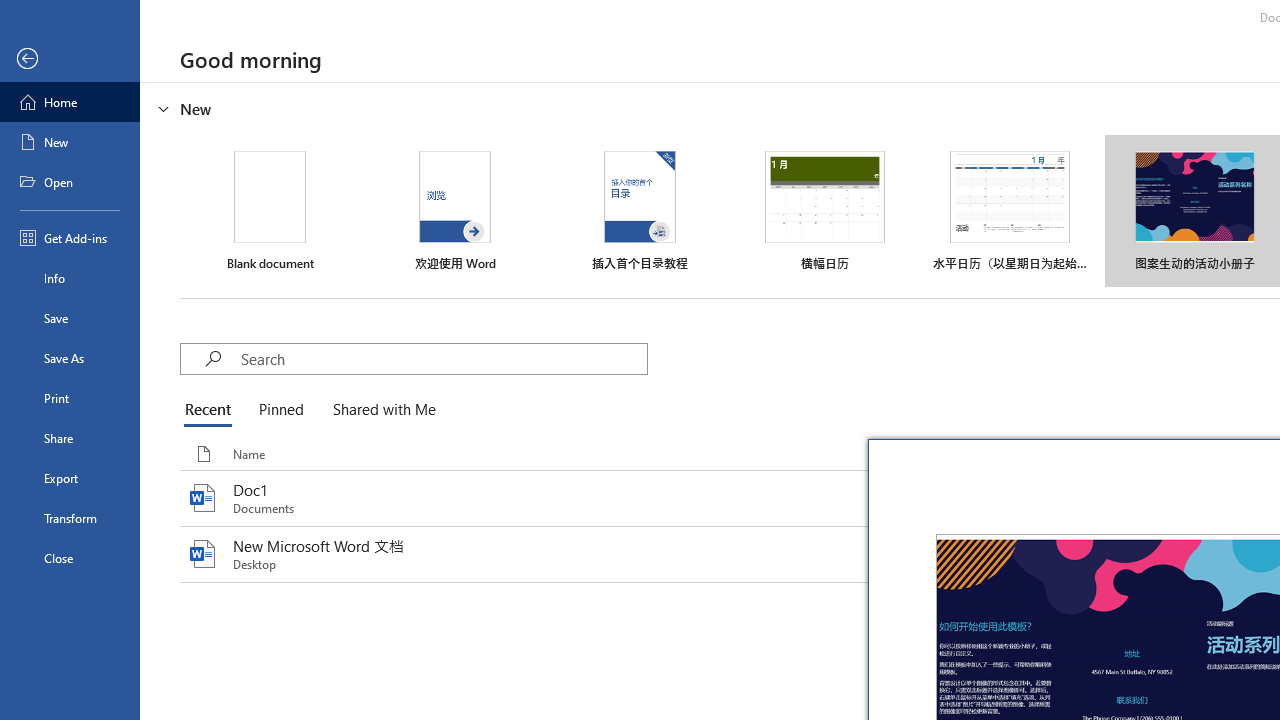  I want to click on 'Save As', so click(69, 356).